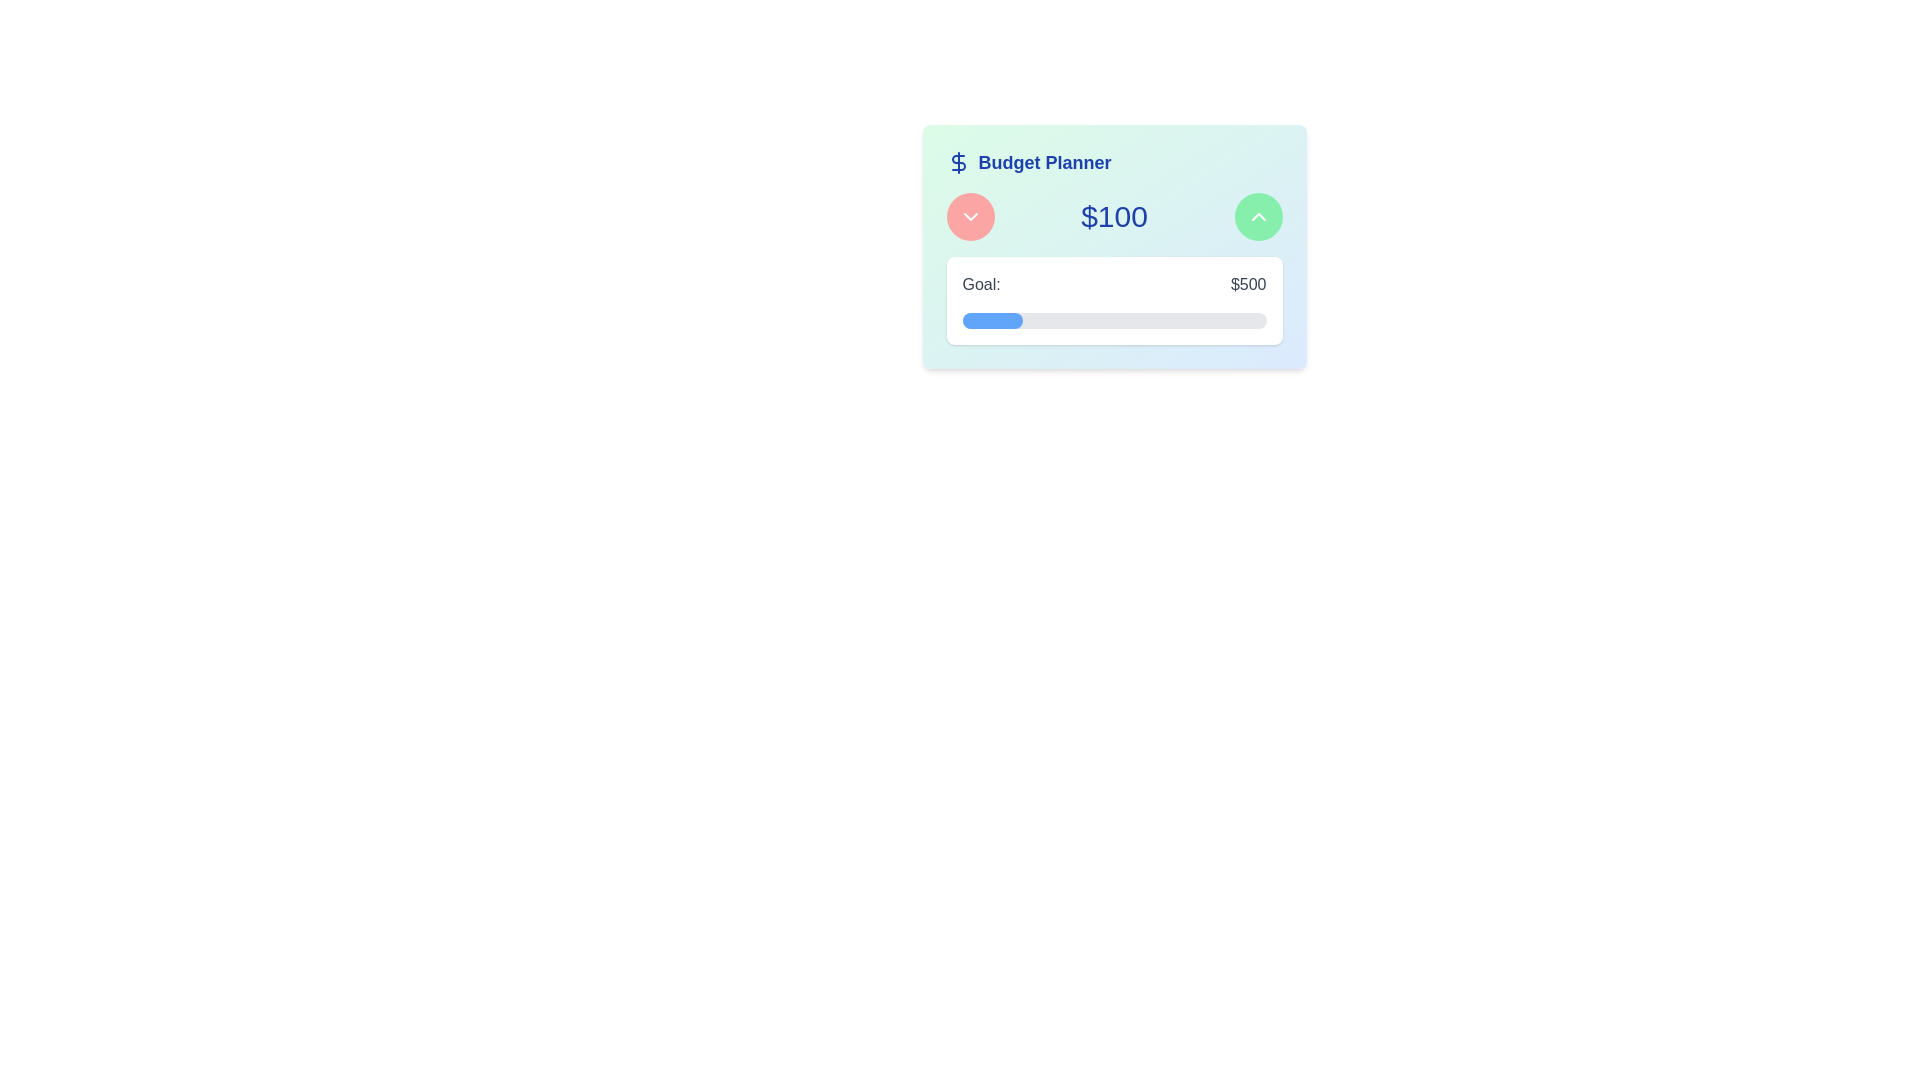 This screenshot has height=1080, width=1920. I want to click on the green circular button with a white upward-pointing arrow icon at its center to interact, so click(1257, 216).